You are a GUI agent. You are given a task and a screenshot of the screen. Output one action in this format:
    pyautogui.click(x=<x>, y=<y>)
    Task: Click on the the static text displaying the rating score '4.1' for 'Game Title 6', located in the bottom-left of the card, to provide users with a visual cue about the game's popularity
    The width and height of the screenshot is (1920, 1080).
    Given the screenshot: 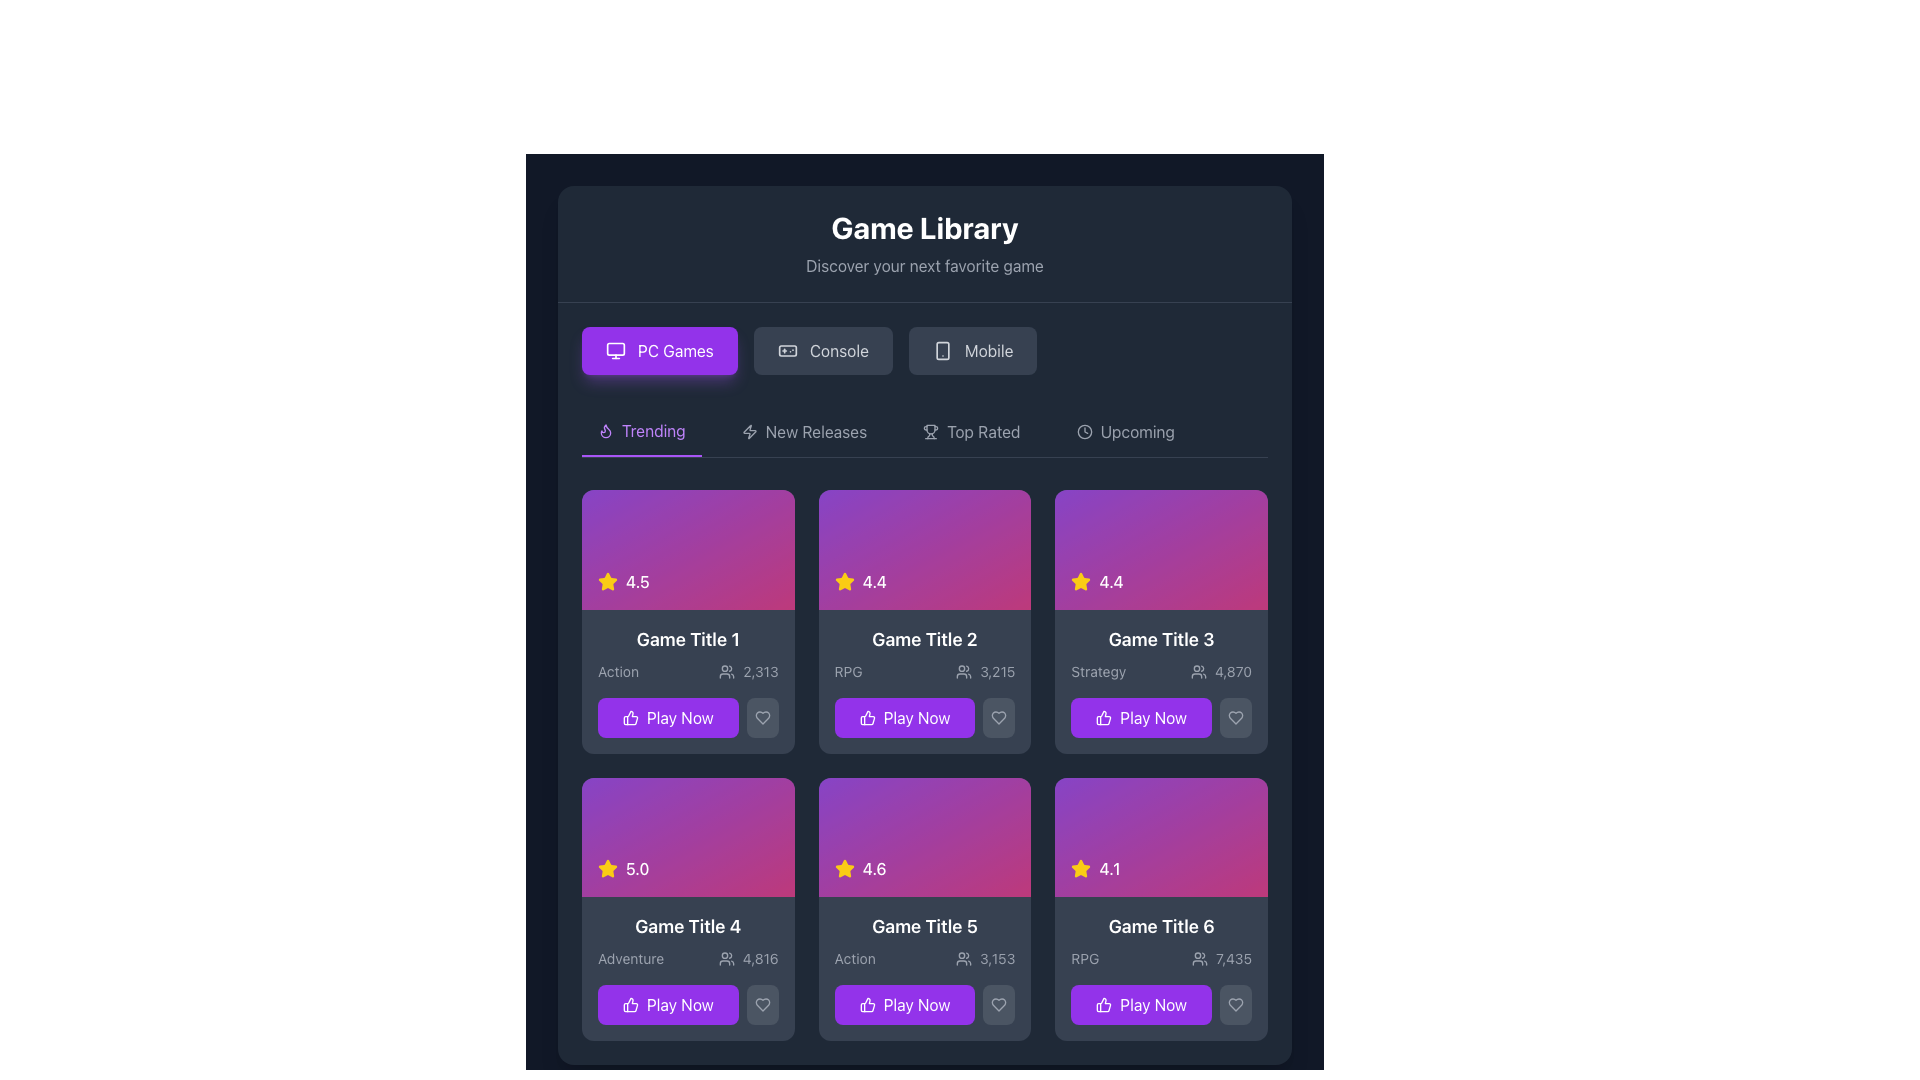 What is the action you would take?
    pyautogui.click(x=1108, y=868)
    